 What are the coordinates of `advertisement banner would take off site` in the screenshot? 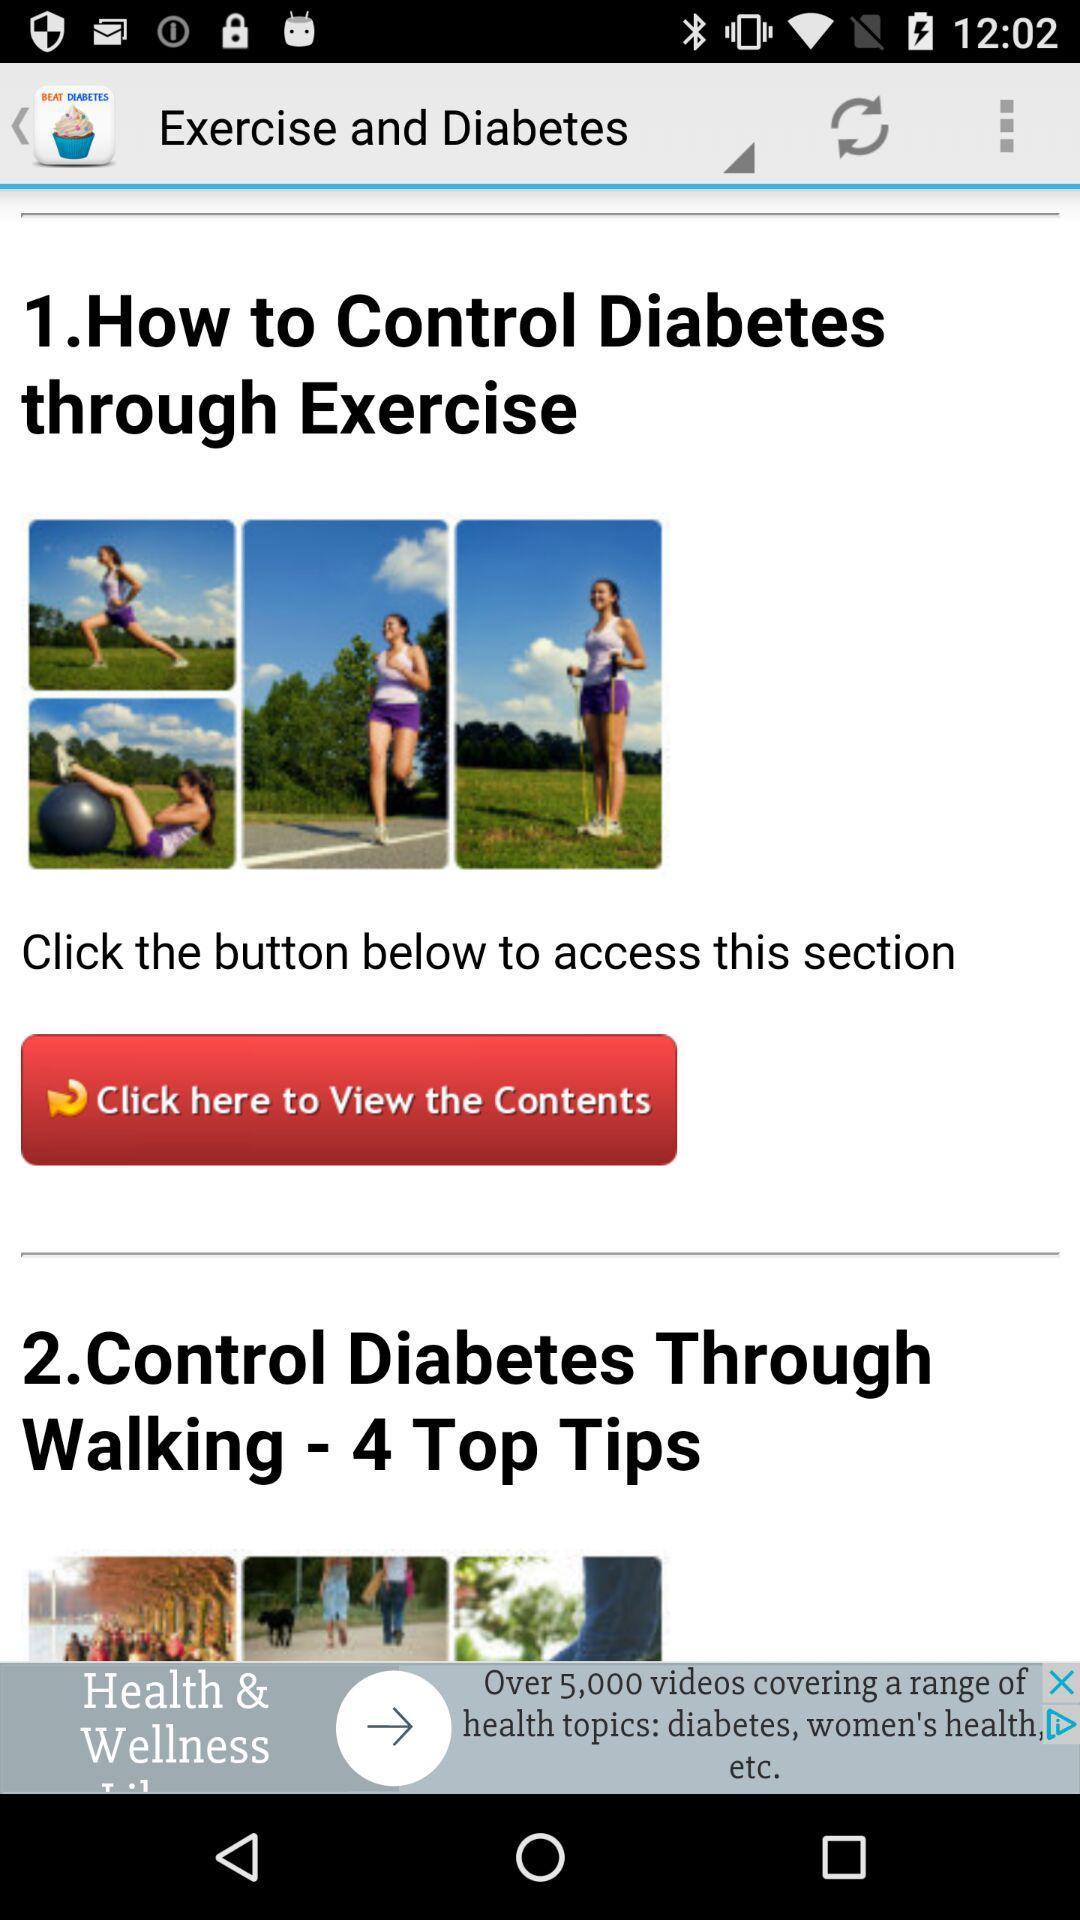 It's located at (540, 1727).